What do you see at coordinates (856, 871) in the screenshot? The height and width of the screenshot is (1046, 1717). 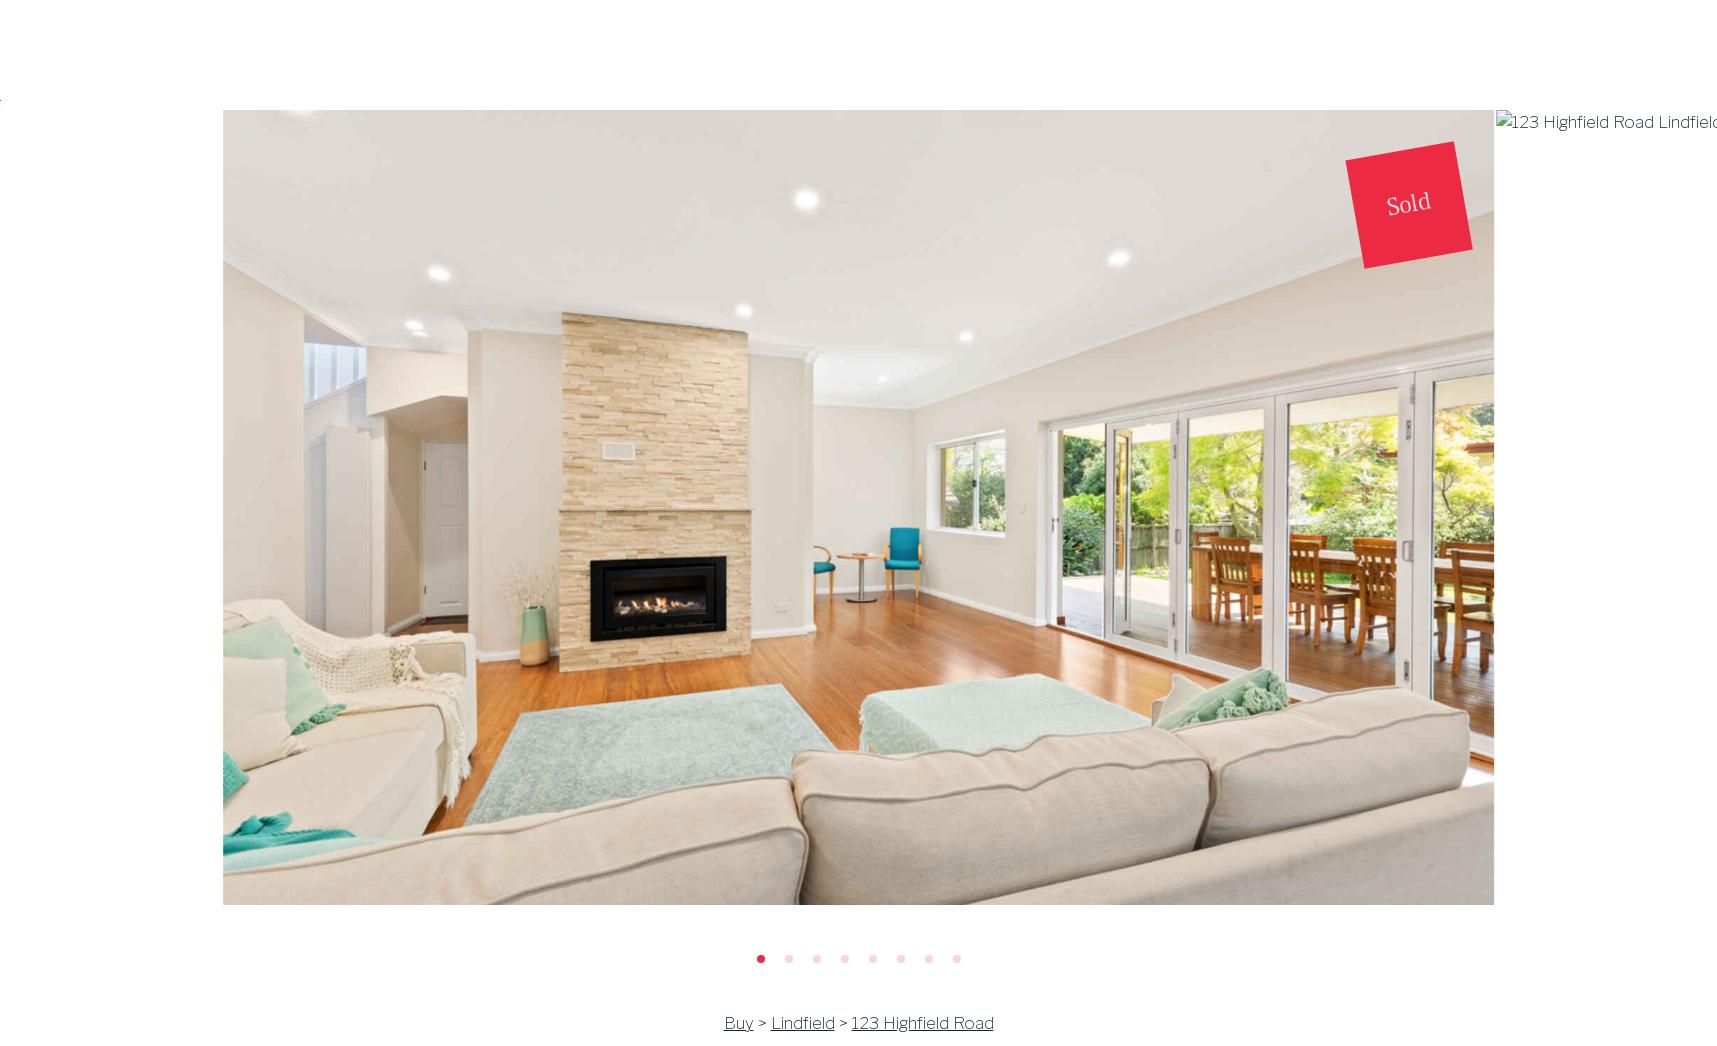 I see `'Share this property with friends'` at bounding box center [856, 871].